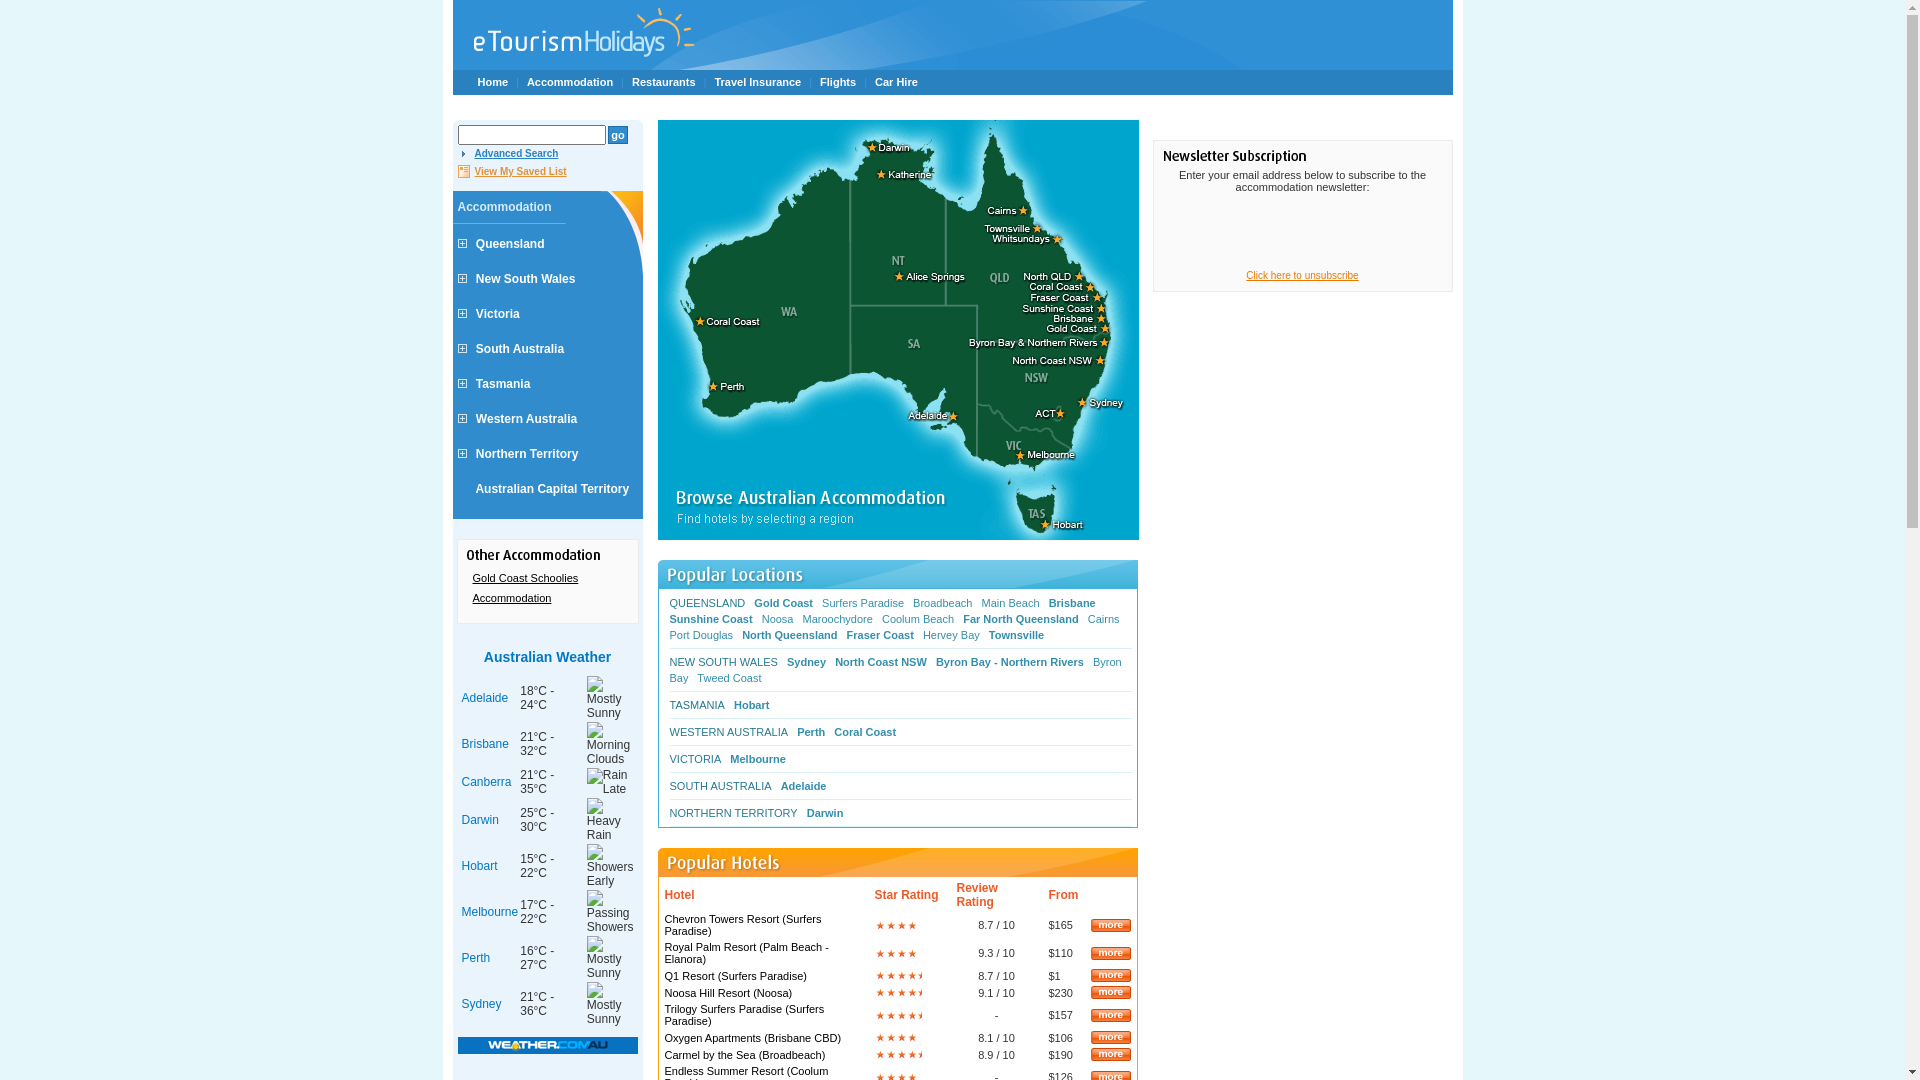 Image resolution: width=1920 pixels, height=1080 pixels. What do you see at coordinates (526, 418) in the screenshot?
I see `'Western Australia'` at bounding box center [526, 418].